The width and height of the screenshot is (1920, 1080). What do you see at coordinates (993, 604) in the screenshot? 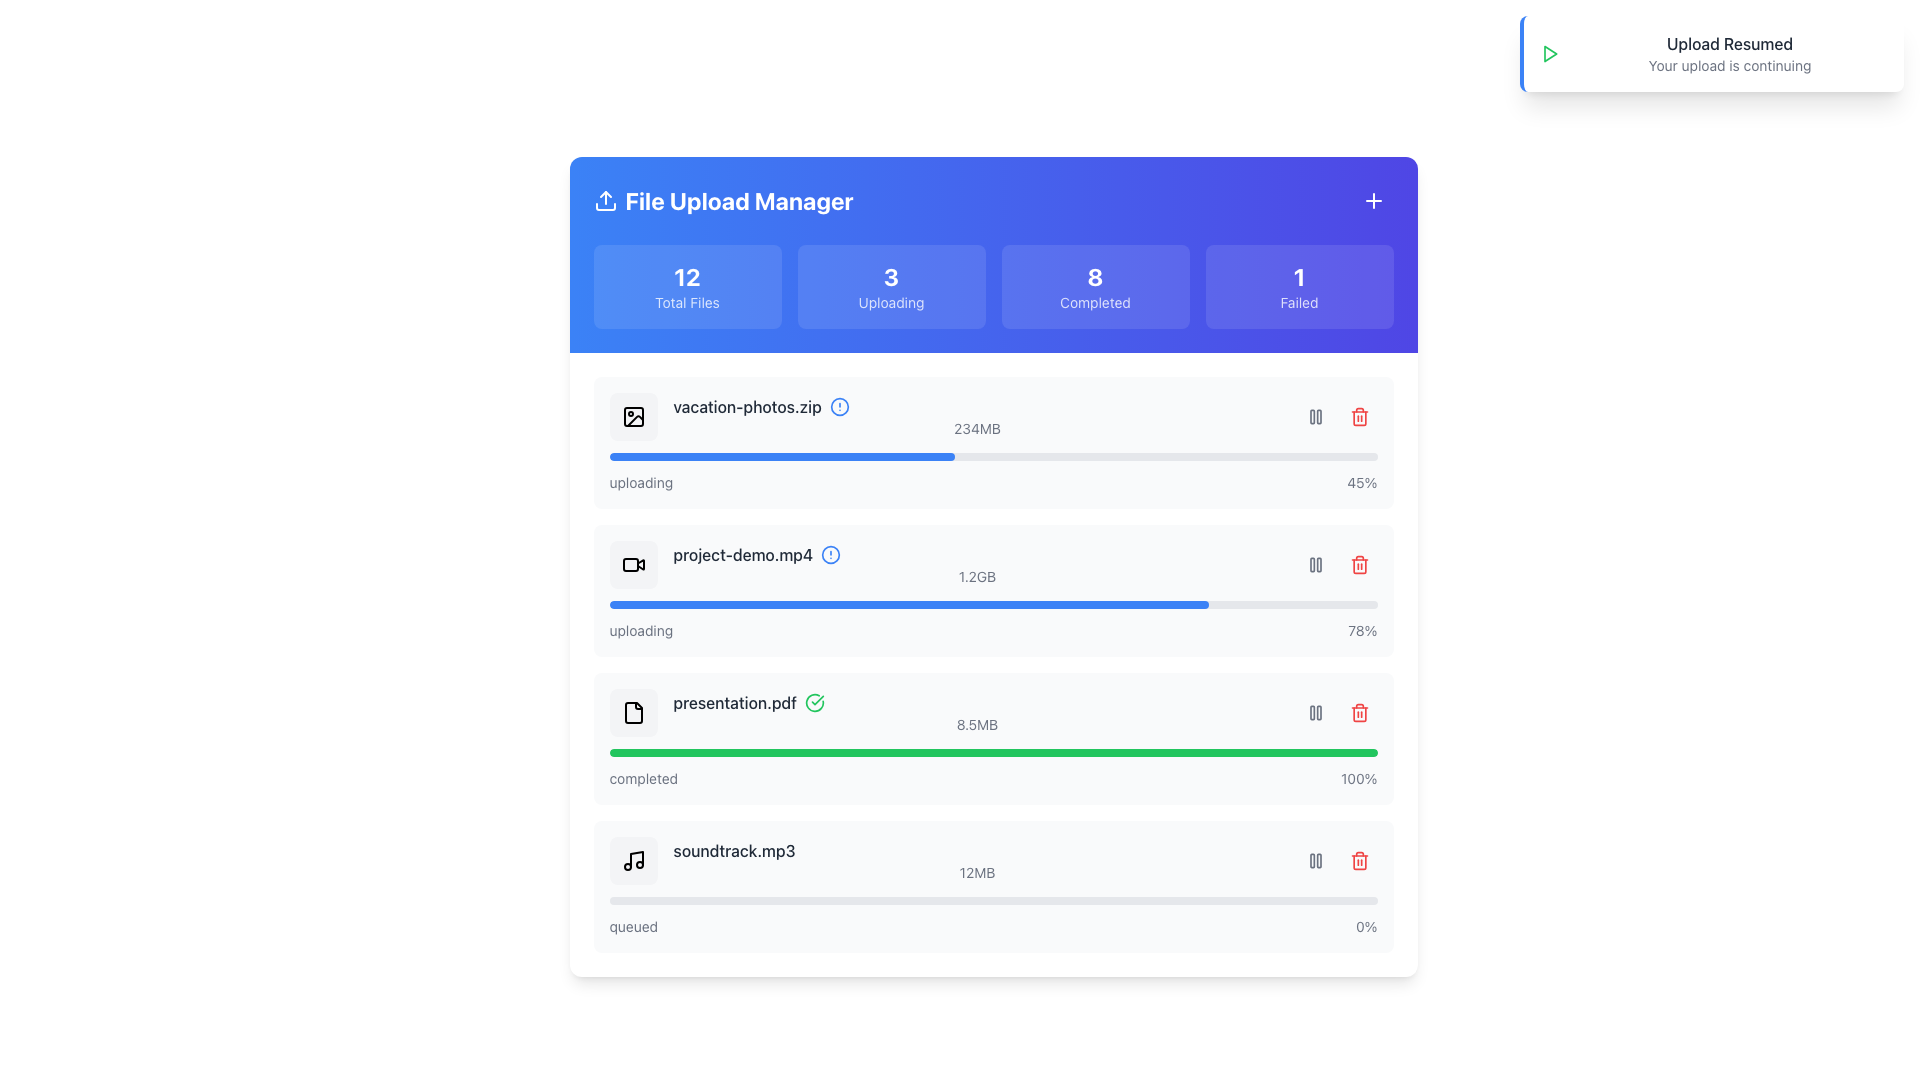
I see `the progress bar that visually represents the upload progress of the file 'project-demo.mp4' located below the text 'project-demo.mp4' and '1.2GB' in the file upload manager interface` at bounding box center [993, 604].